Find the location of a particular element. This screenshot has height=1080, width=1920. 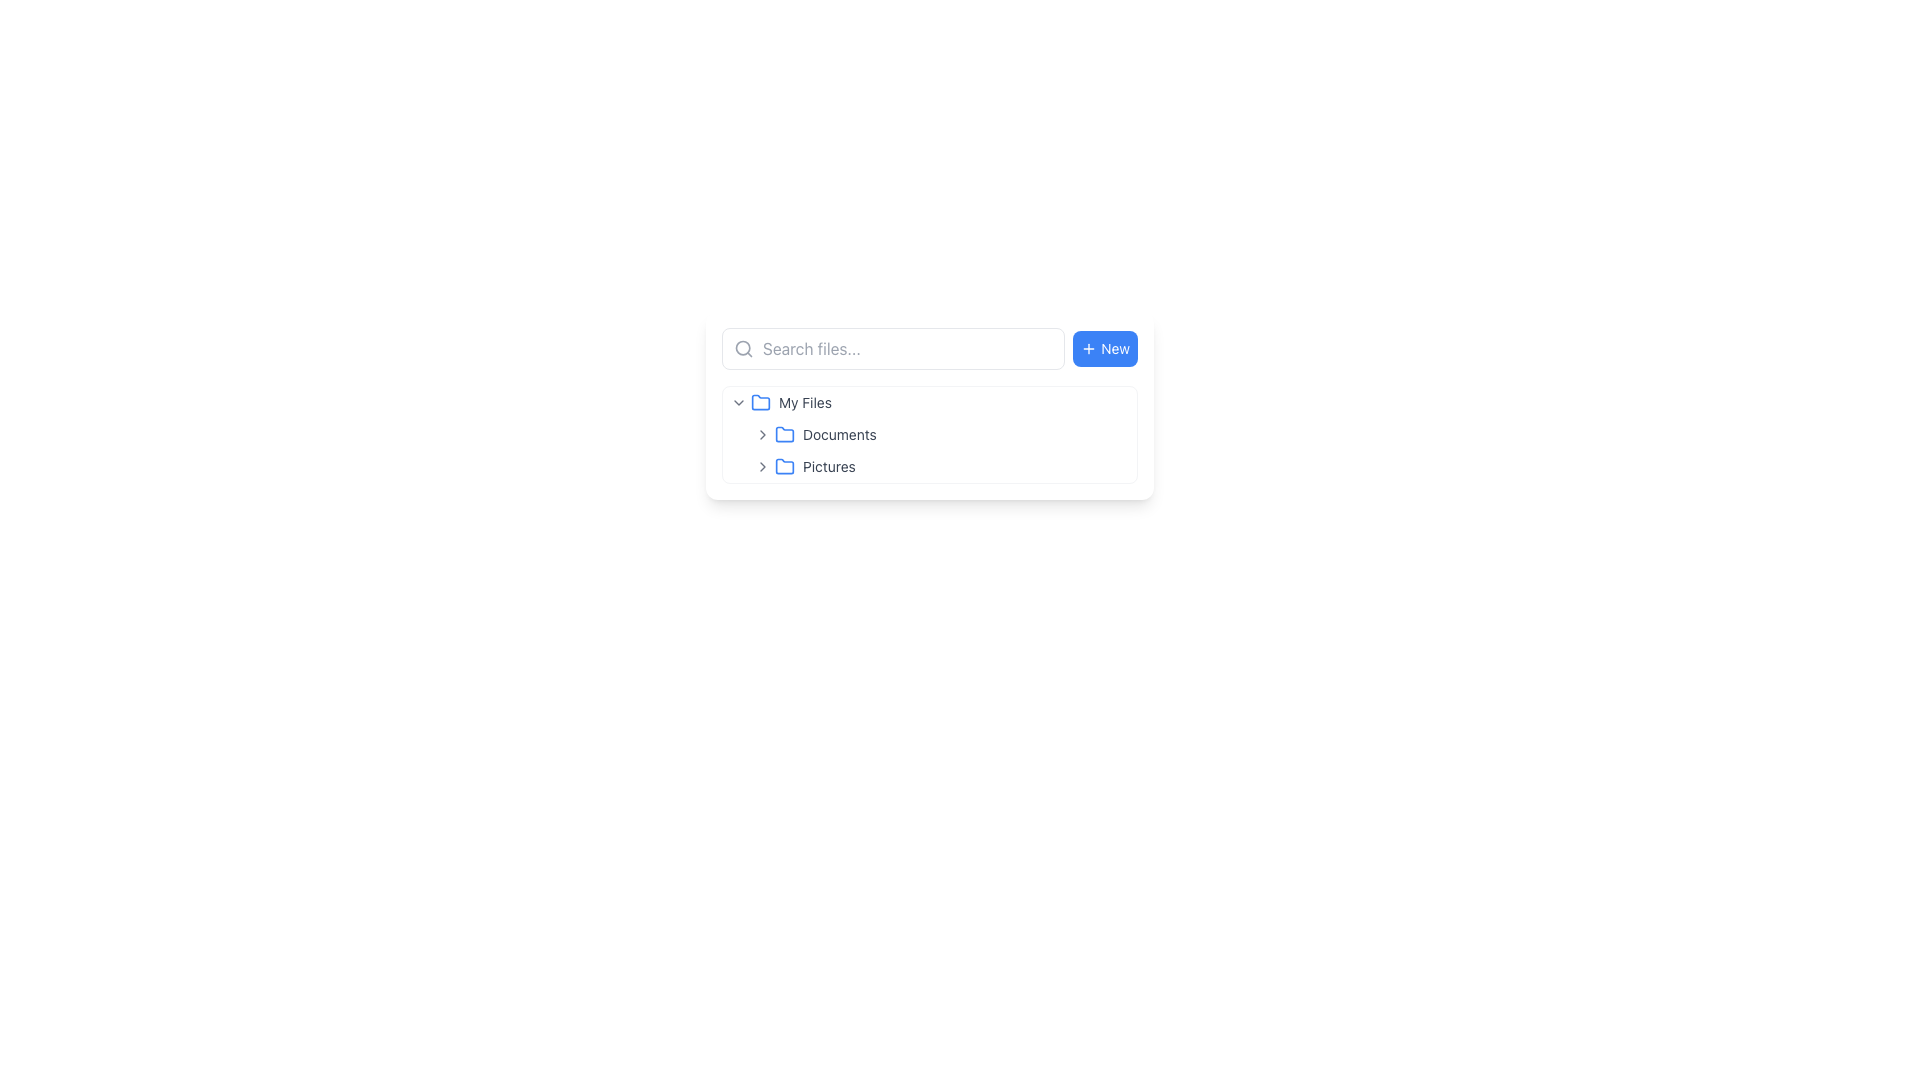

the addition icon located on the far right side of the blue 'New' button, which signifies a creation action is located at coordinates (1088, 347).